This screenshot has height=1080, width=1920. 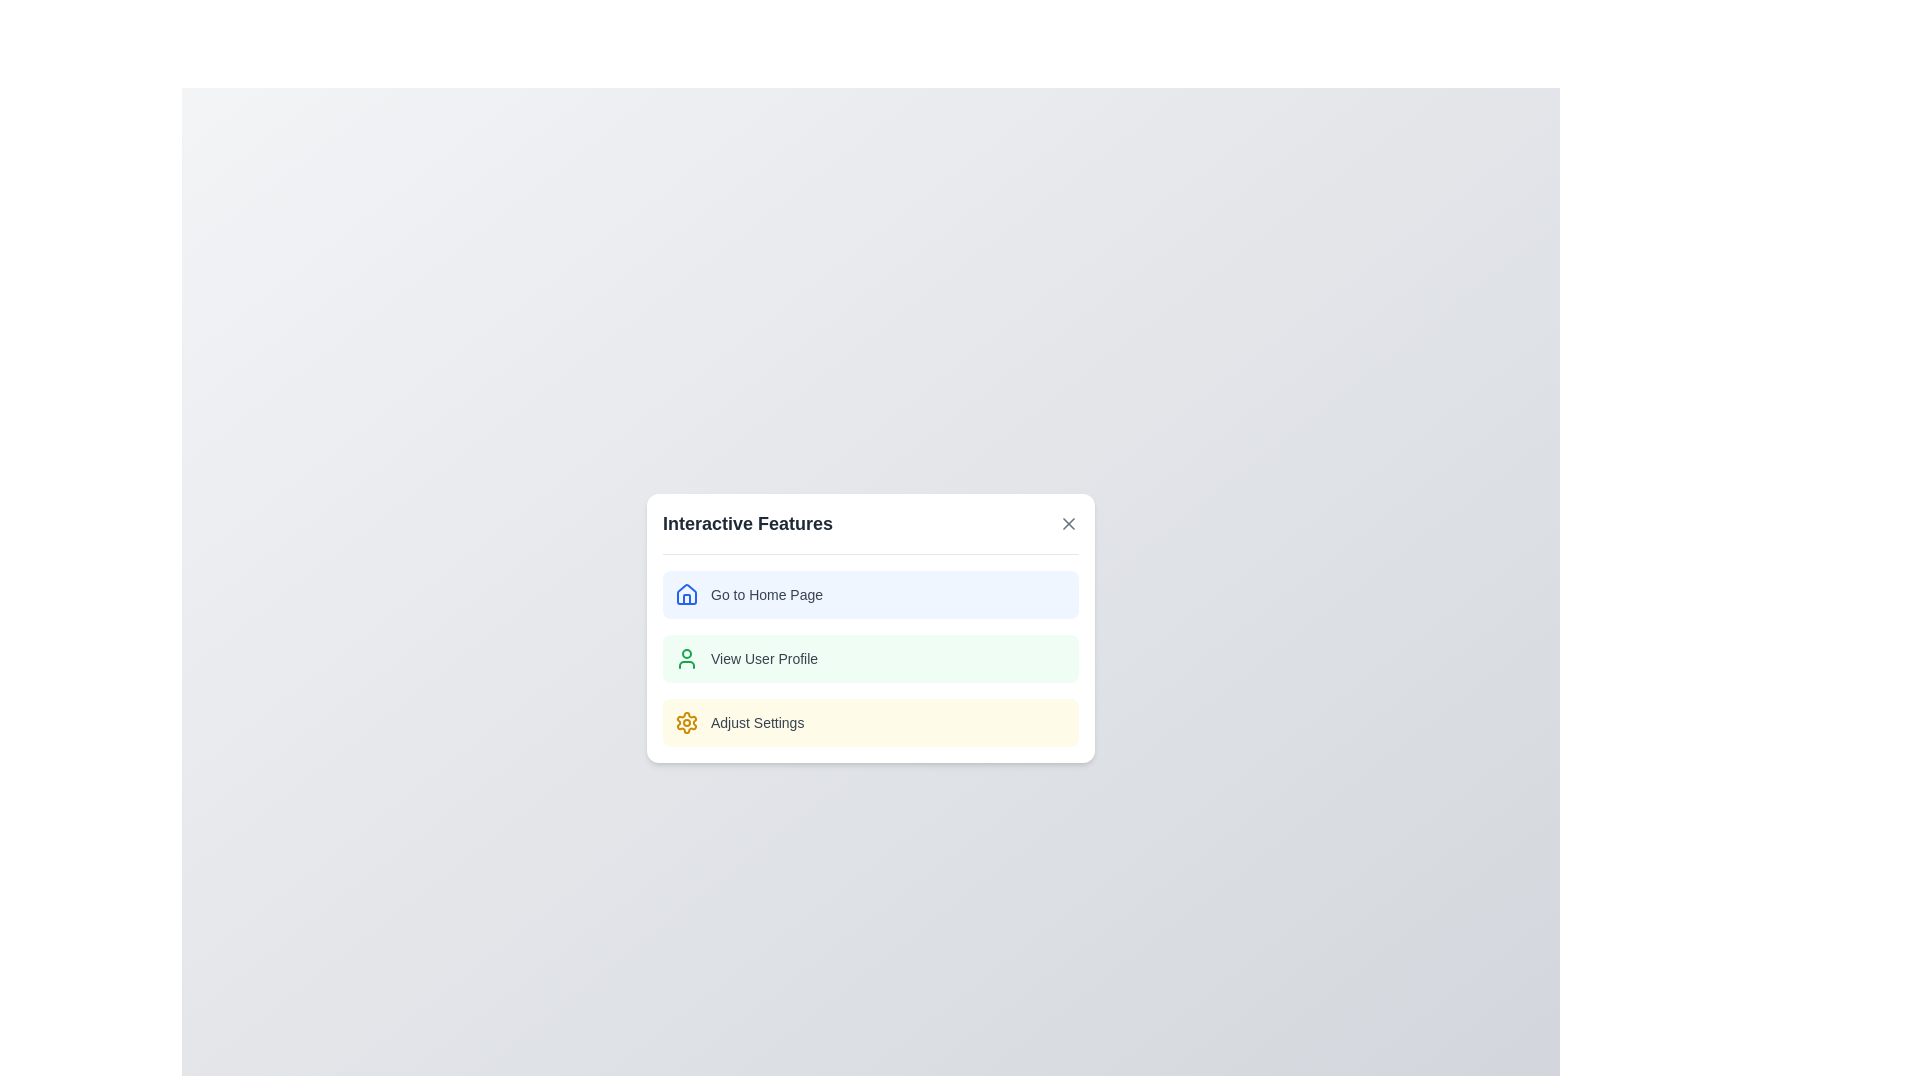 What do you see at coordinates (1068, 522) in the screenshot?
I see `the close icon (X) located at the top-right corner of the 'Interactive Features' card` at bounding box center [1068, 522].